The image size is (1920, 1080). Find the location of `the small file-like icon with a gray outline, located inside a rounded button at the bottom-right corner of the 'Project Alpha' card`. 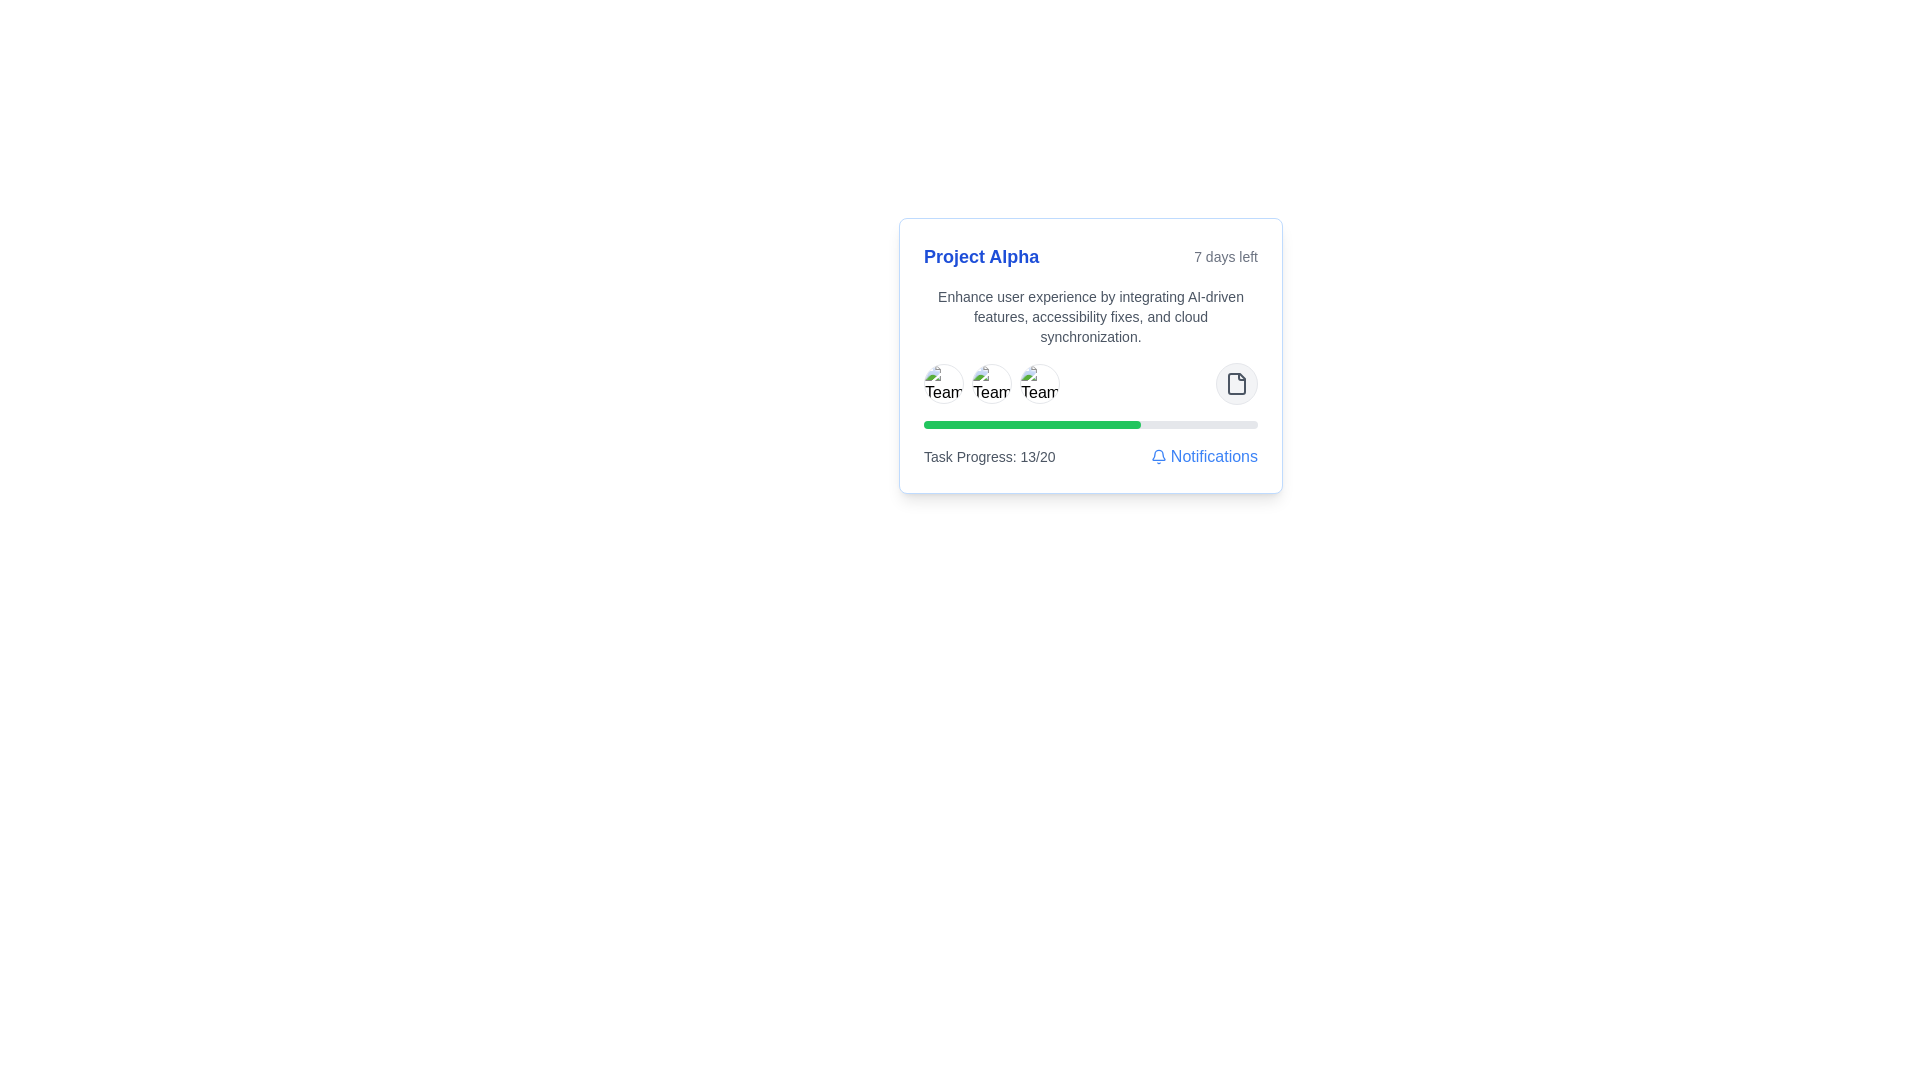

the small file-like icon with a gray outline, located inside a rounded button at the bottom-right corner of the 'Project Alpha' card is located at coordinates (1236, 384).